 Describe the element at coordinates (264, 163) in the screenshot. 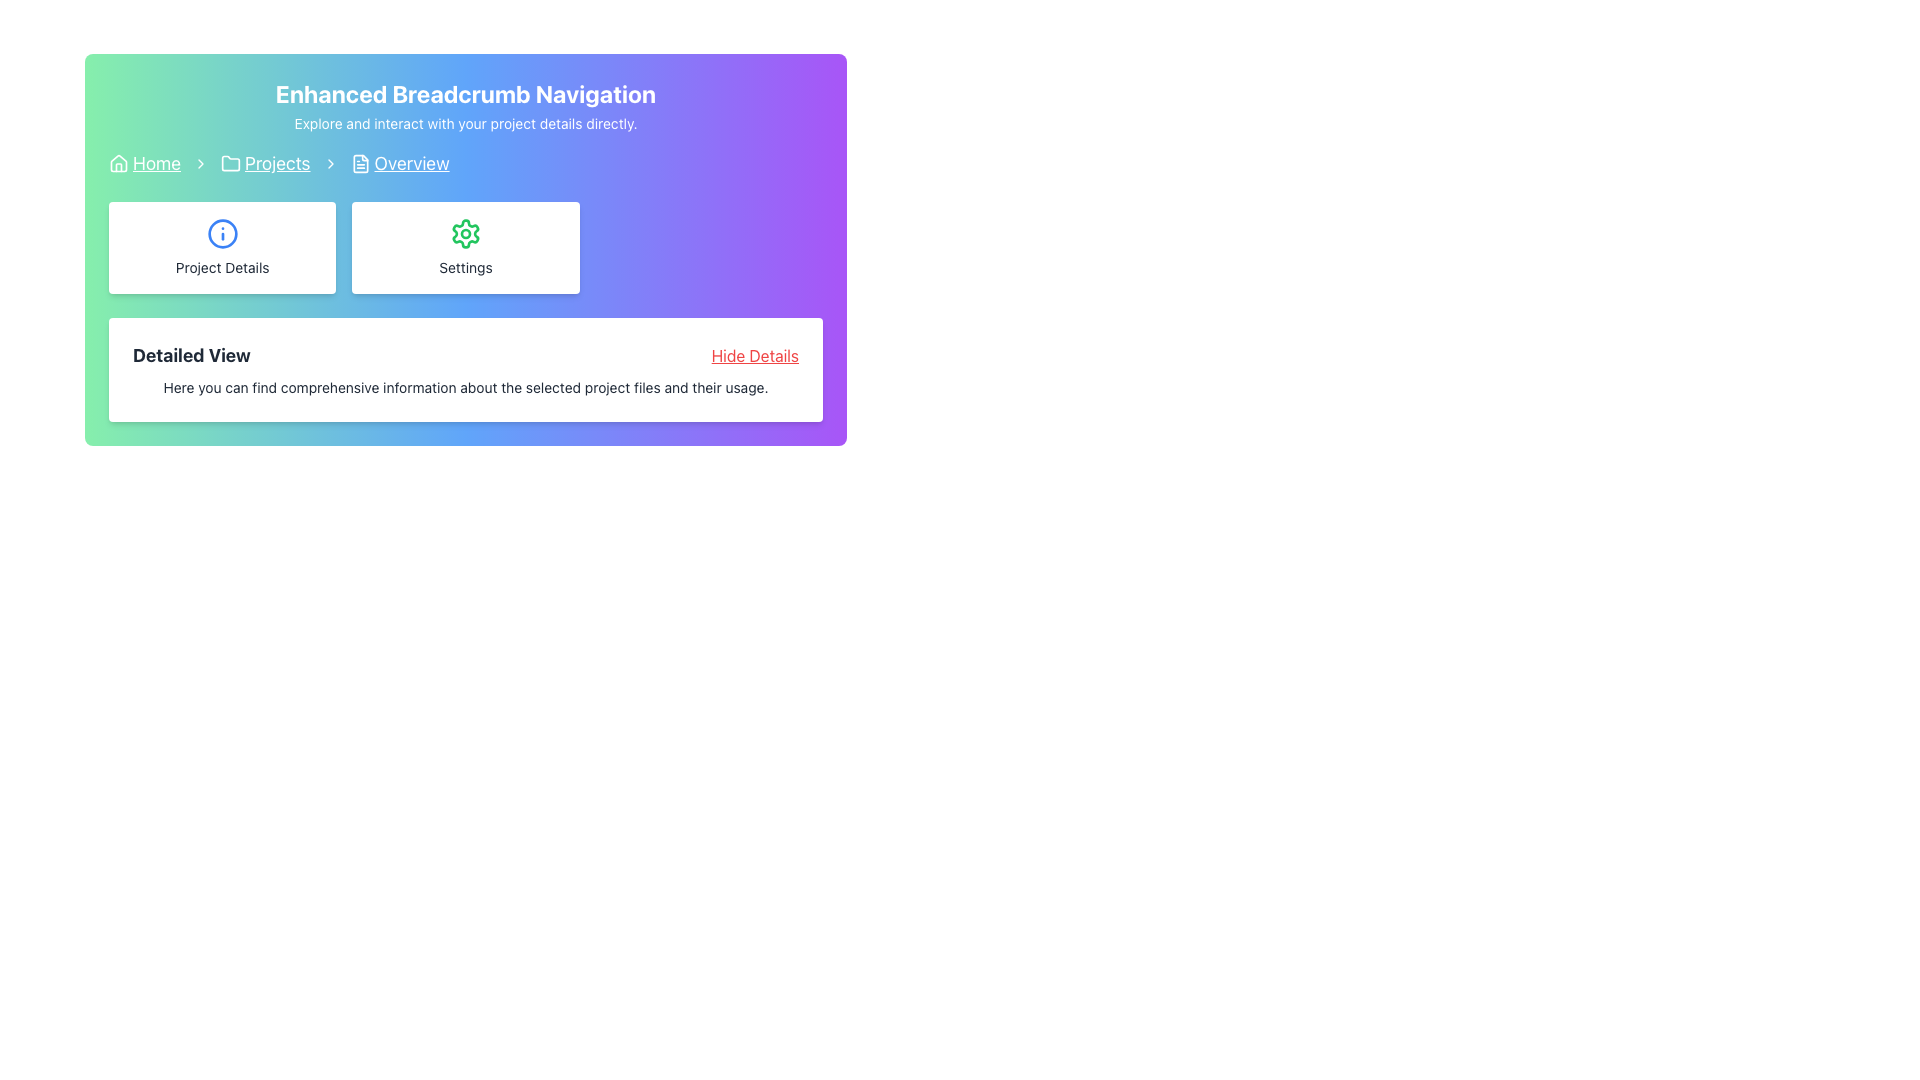

I see `the second breadcrumb link labeled 'Projects'` at that location.